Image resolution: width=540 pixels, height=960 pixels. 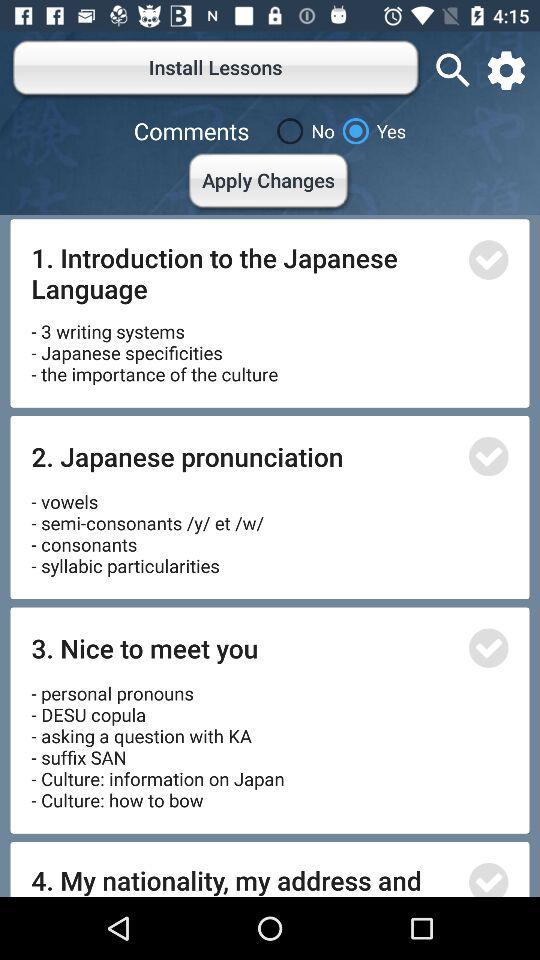 I want to click on the 4 my nationality item, so click(x=243, y=878).